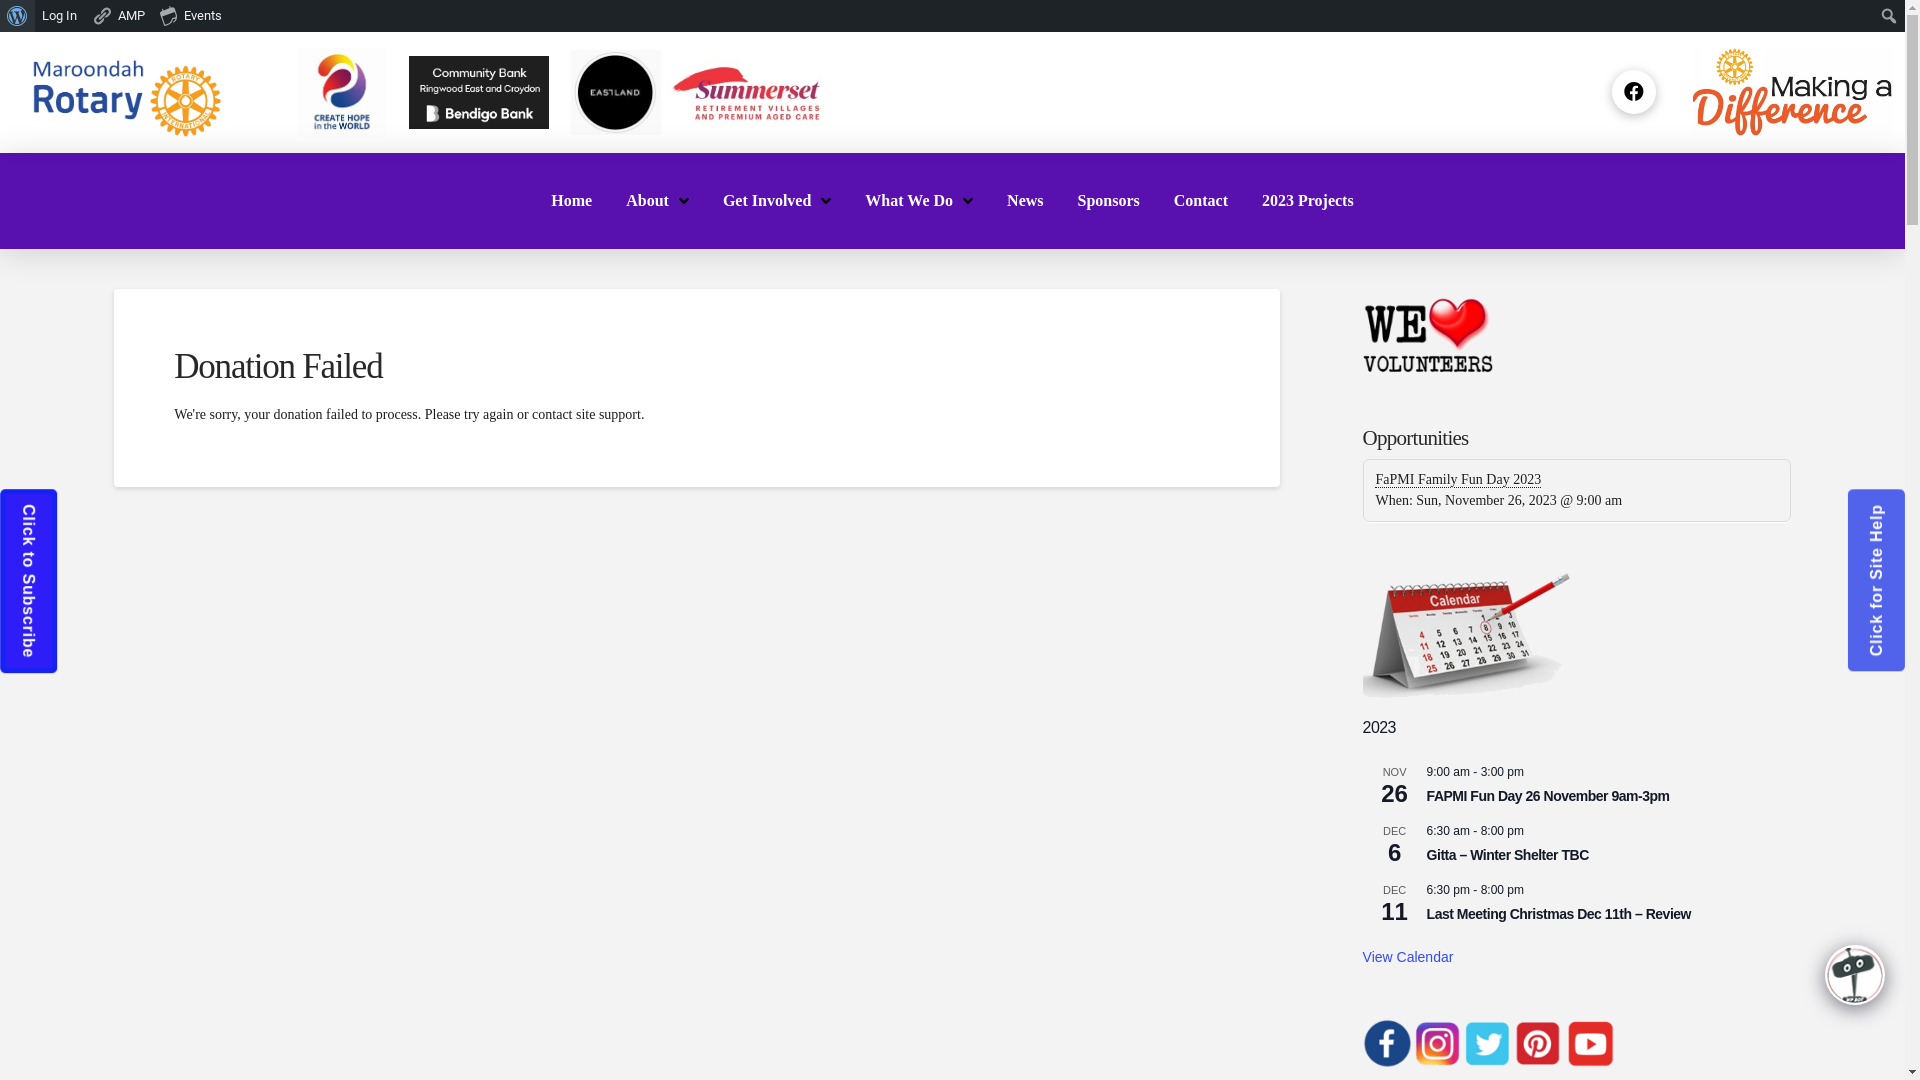 This screenshot has height=1080, width=1920. What do you see at coordinates (1107, 200) in the screenshot?
I see `'Sponsors'` at bounding box center [1107, 200].